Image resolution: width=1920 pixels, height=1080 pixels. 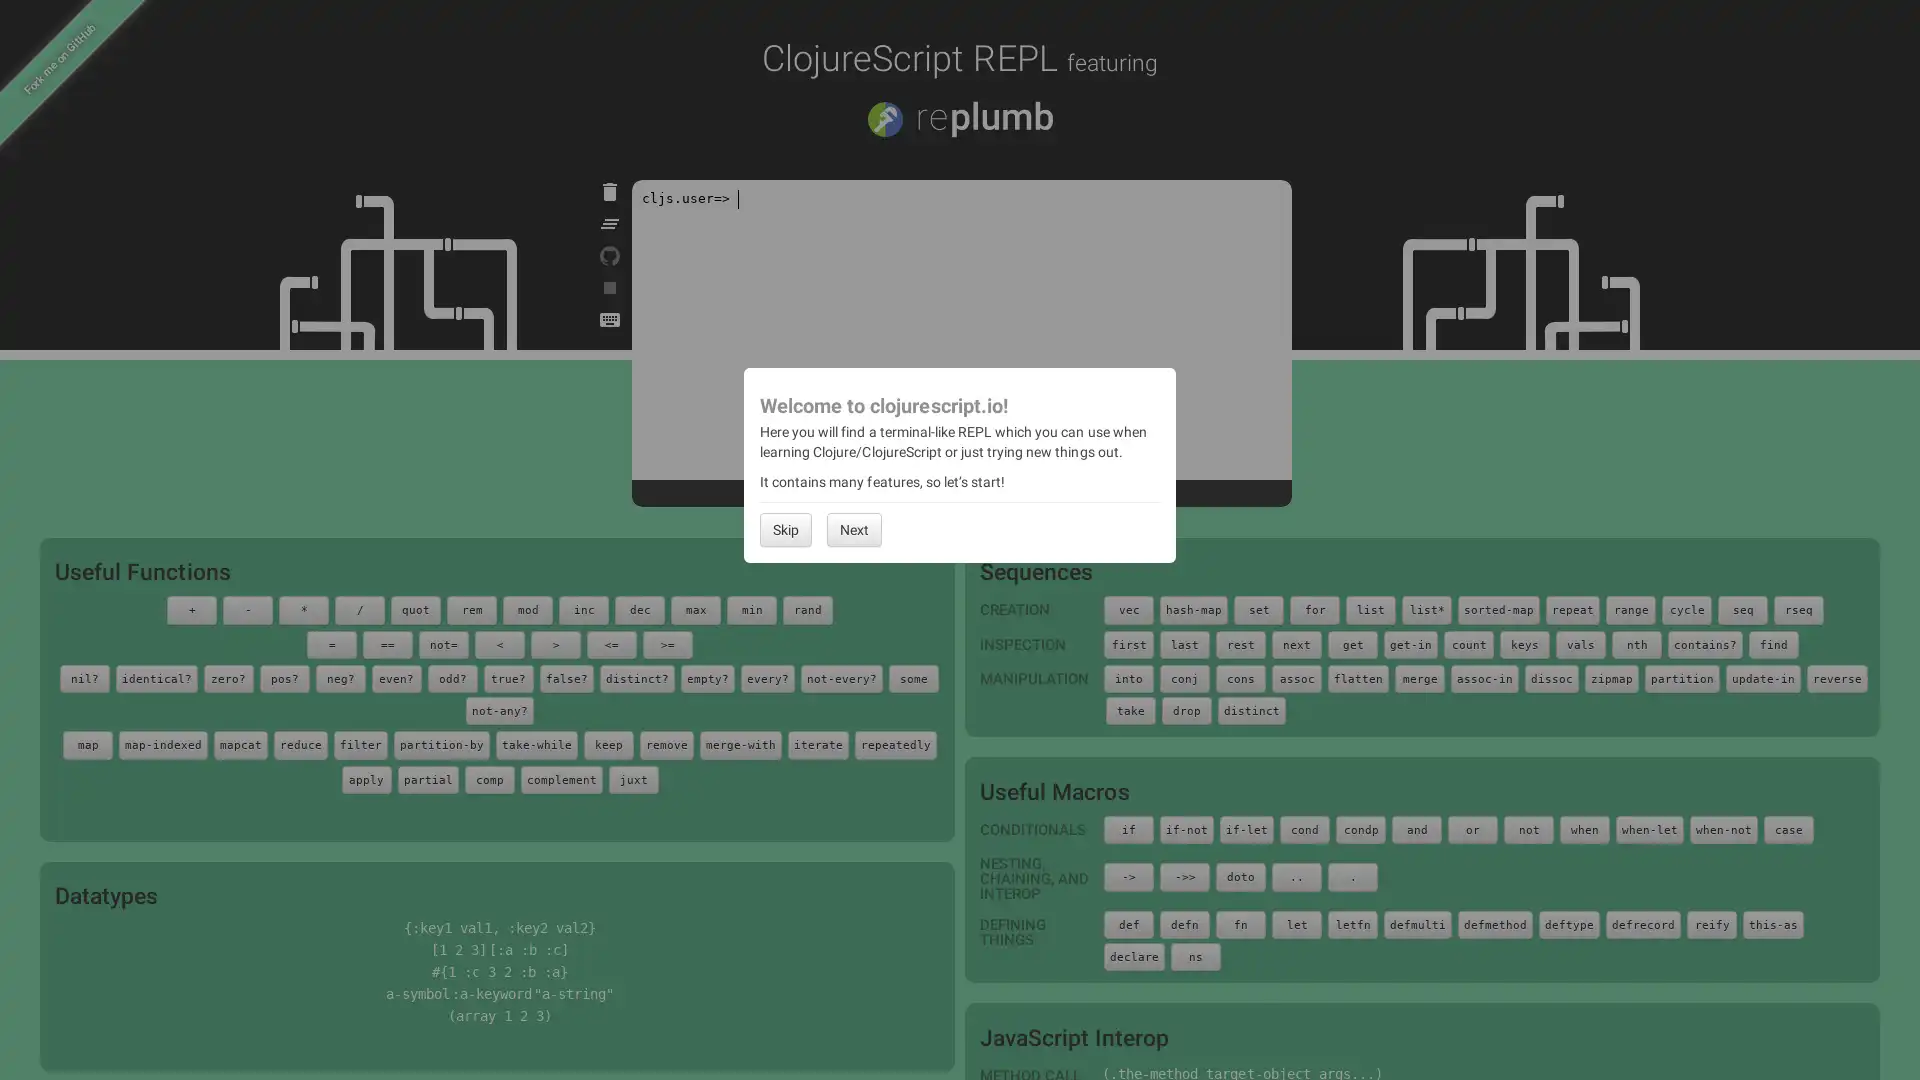 What do you see at coordinates (818, 744) in the screenshot?
I see `iterate` at bounding box center [818, 744].